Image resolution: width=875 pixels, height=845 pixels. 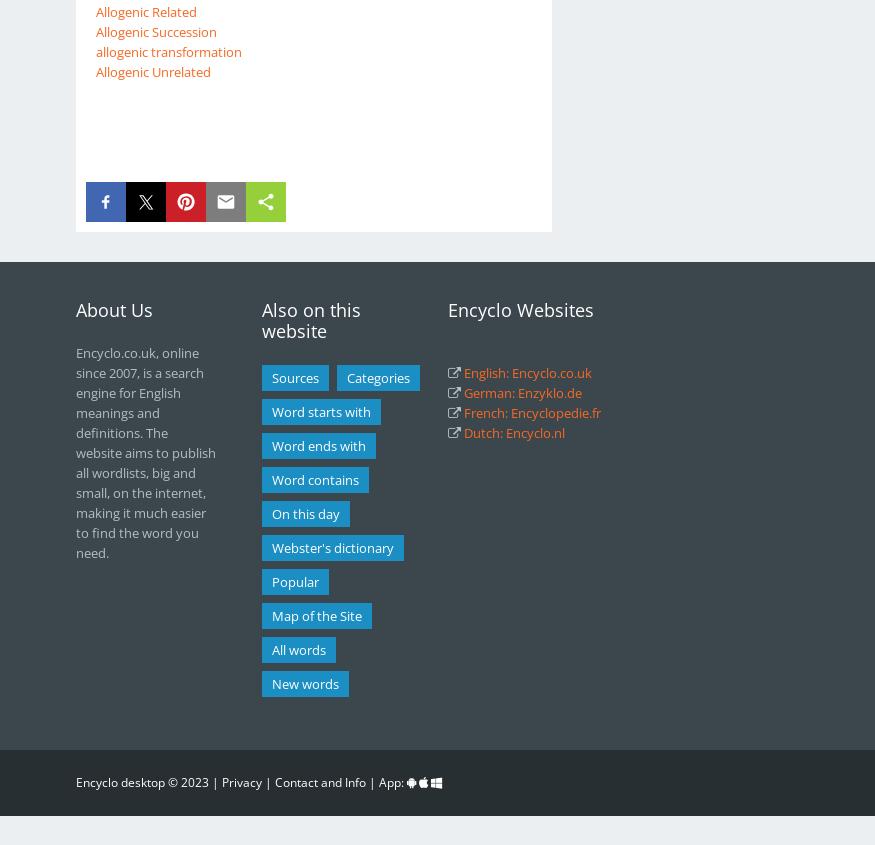 I want to click on 'Allogenic Succession', so click(x=154, y=30).